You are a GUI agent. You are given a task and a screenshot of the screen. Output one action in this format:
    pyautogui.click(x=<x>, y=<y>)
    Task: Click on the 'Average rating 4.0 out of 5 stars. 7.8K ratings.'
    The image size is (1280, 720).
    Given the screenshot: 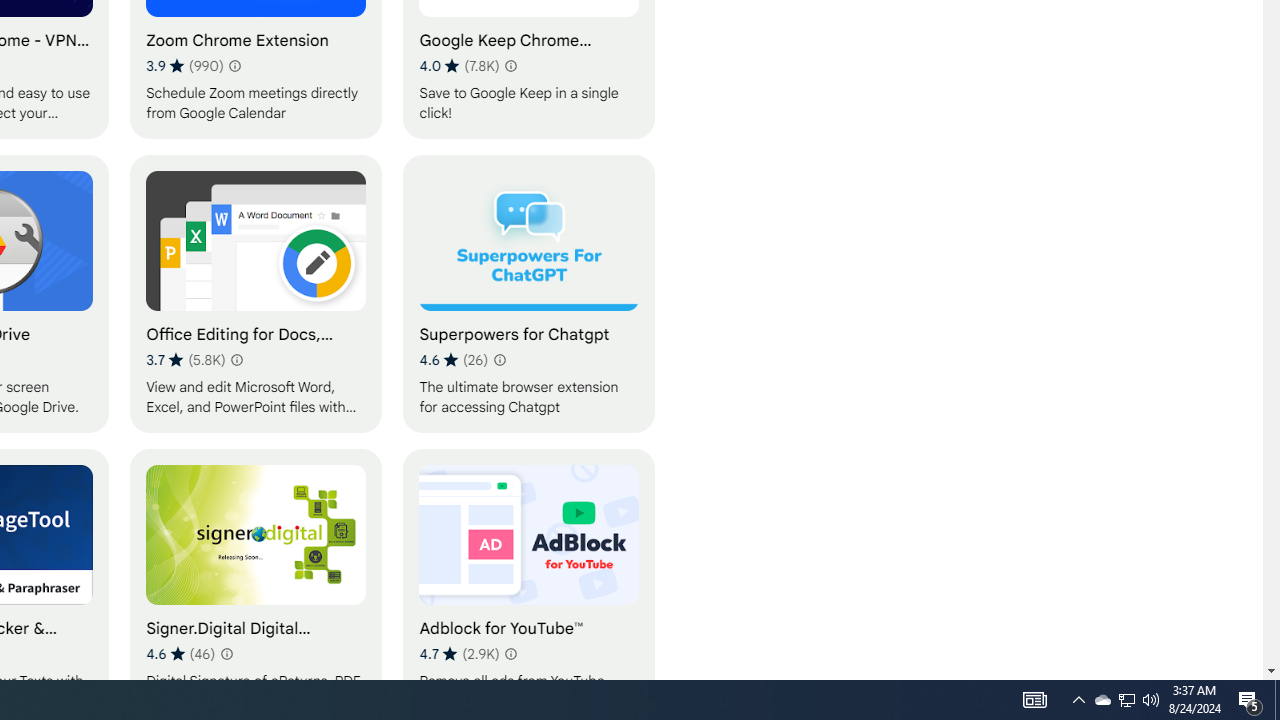 What is the action you would take?
    pyautogui.click(x=458, y=65)
    